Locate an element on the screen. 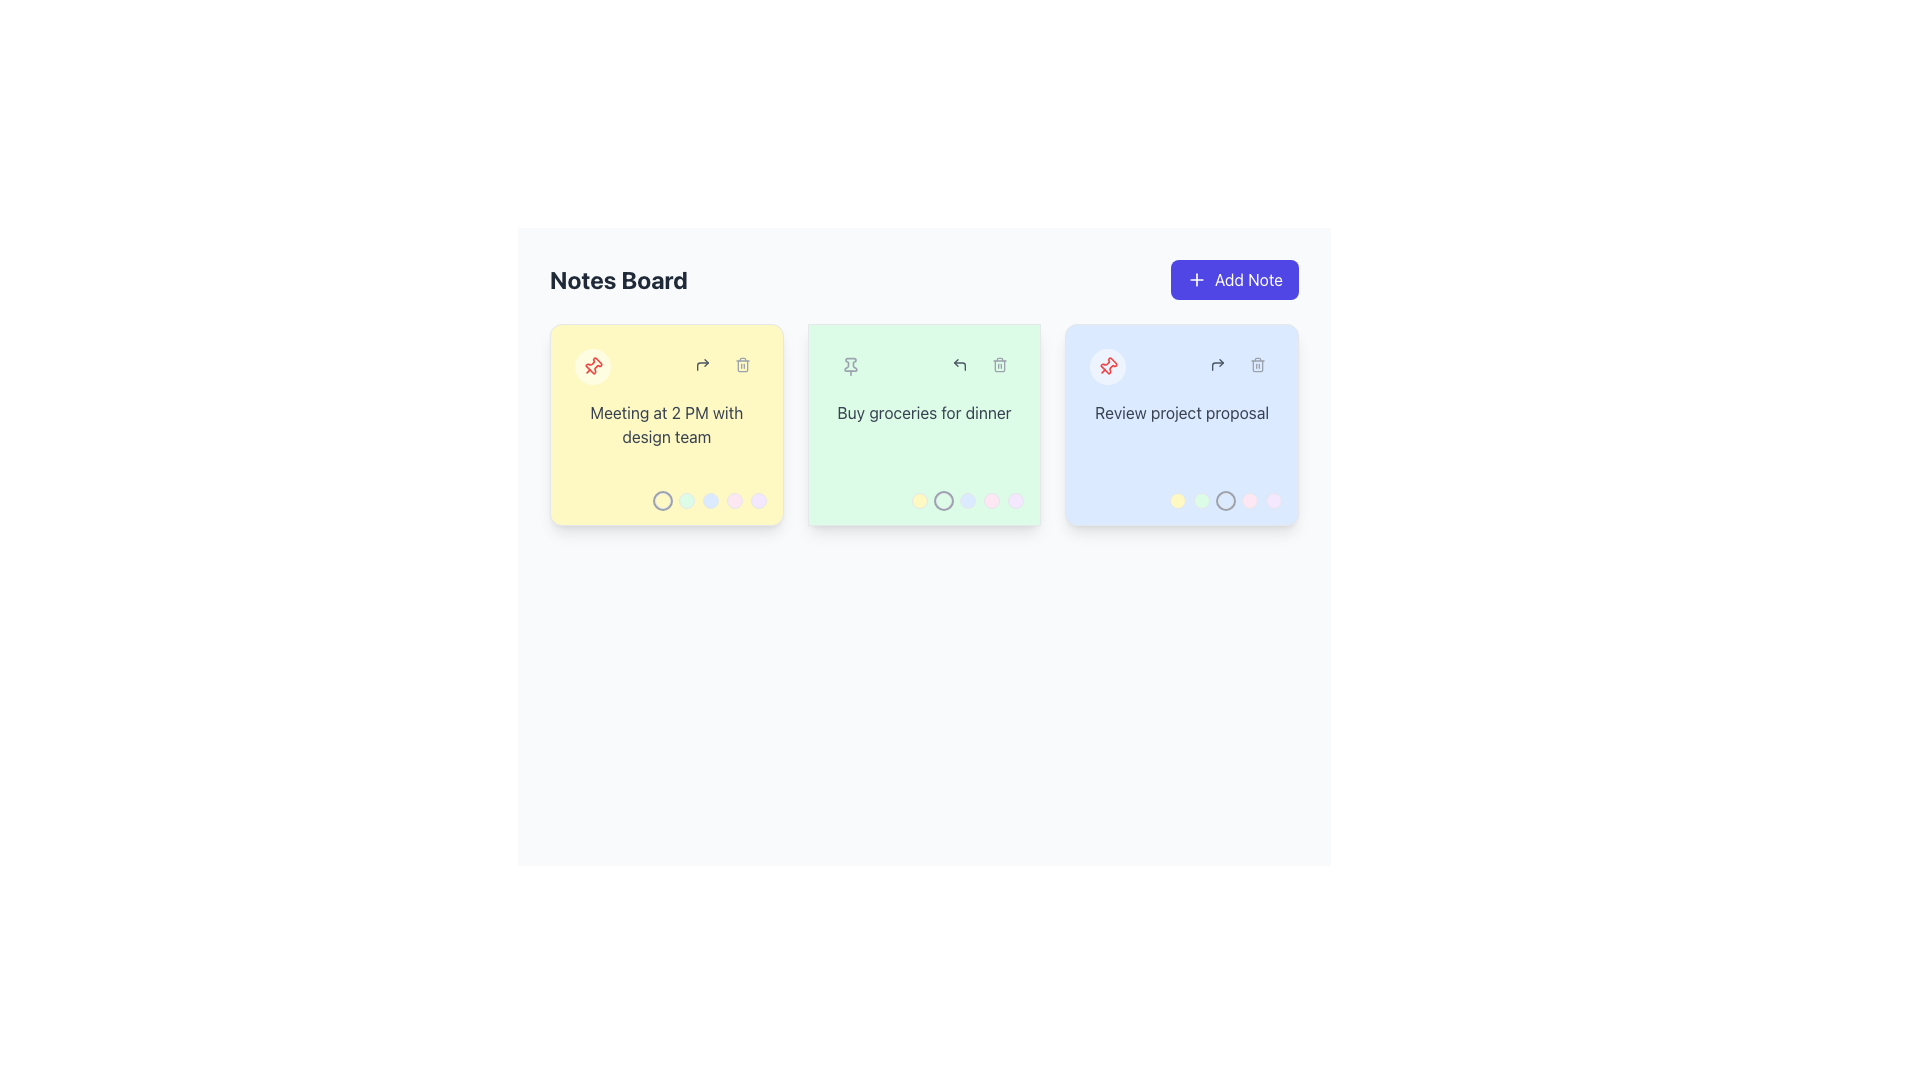 The height and width of the screenshot is (1080, 1920). the third circular toggle button located at the bottom-right corner of the second note card titled 'Buy groceries for dinner' is located at coordinates (968, 500).